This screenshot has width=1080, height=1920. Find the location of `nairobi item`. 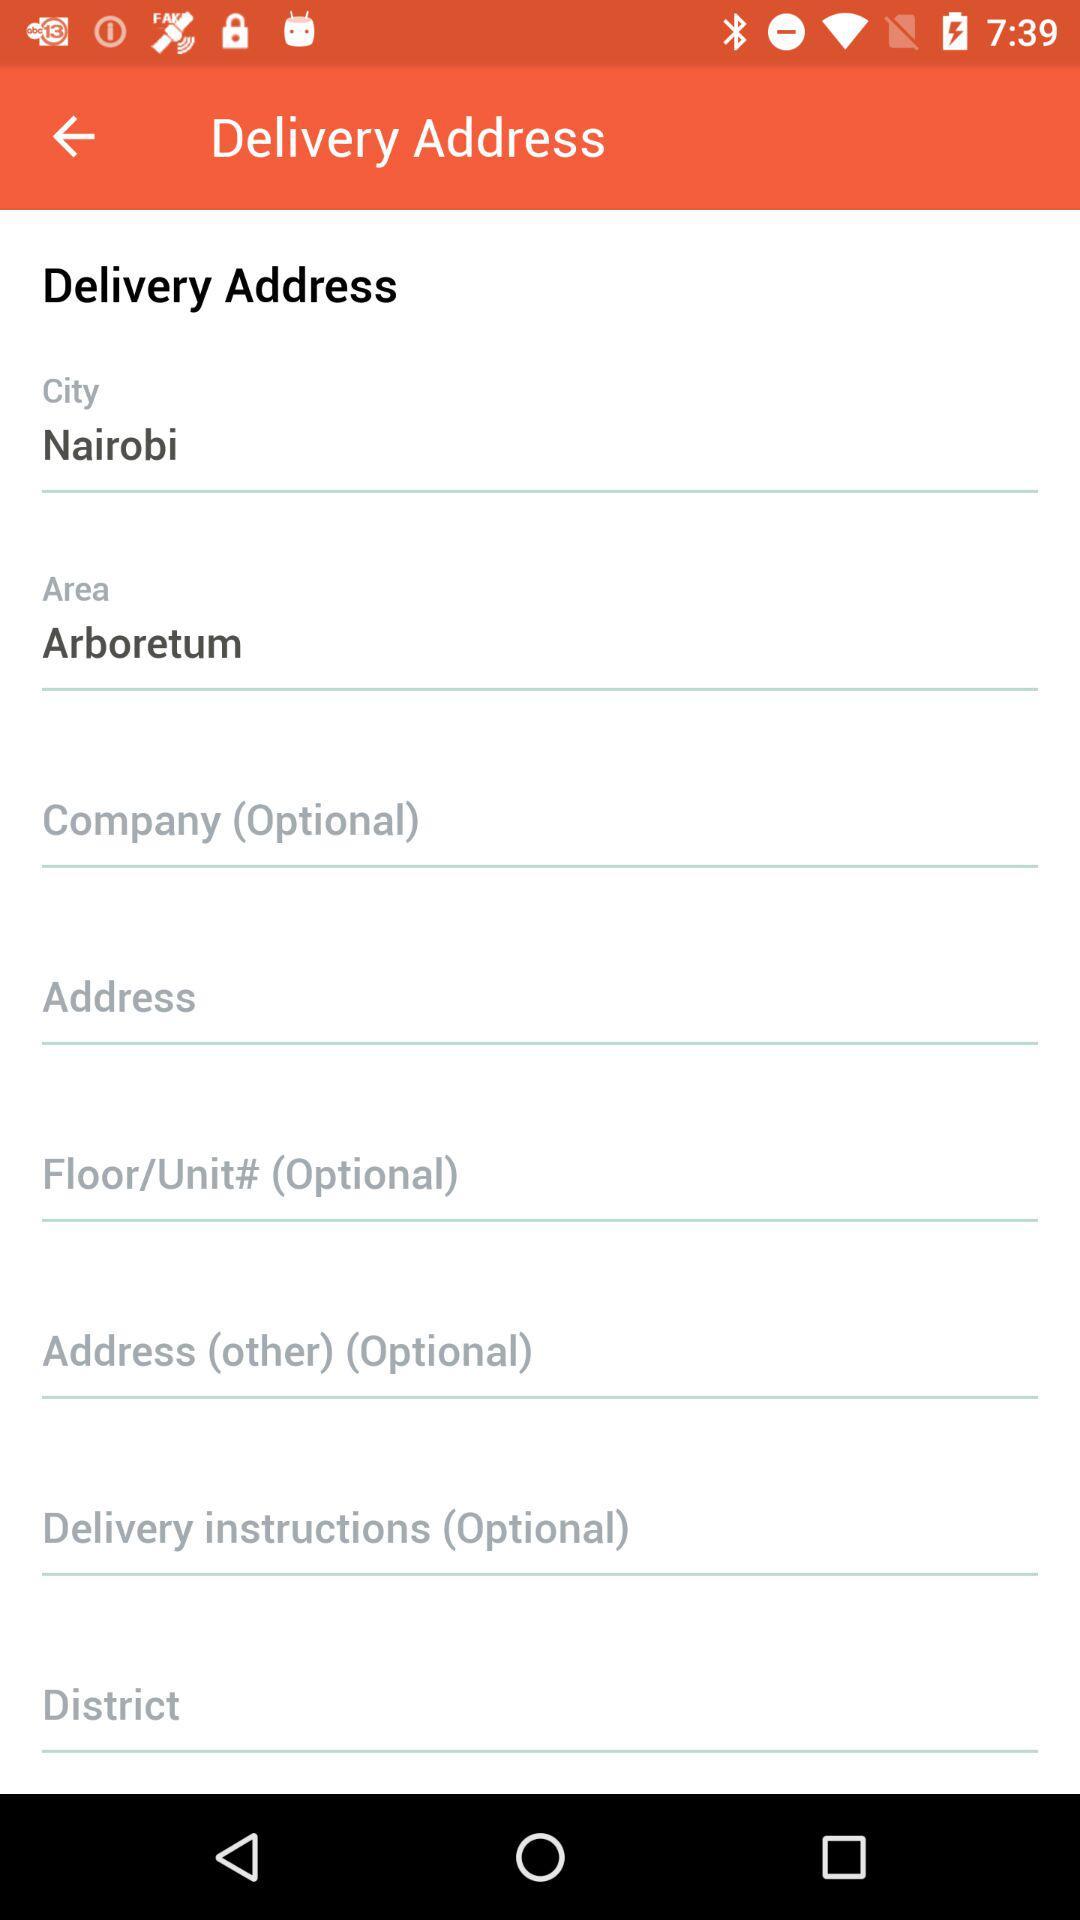

nairobi item is located at coordinates (540, 403).